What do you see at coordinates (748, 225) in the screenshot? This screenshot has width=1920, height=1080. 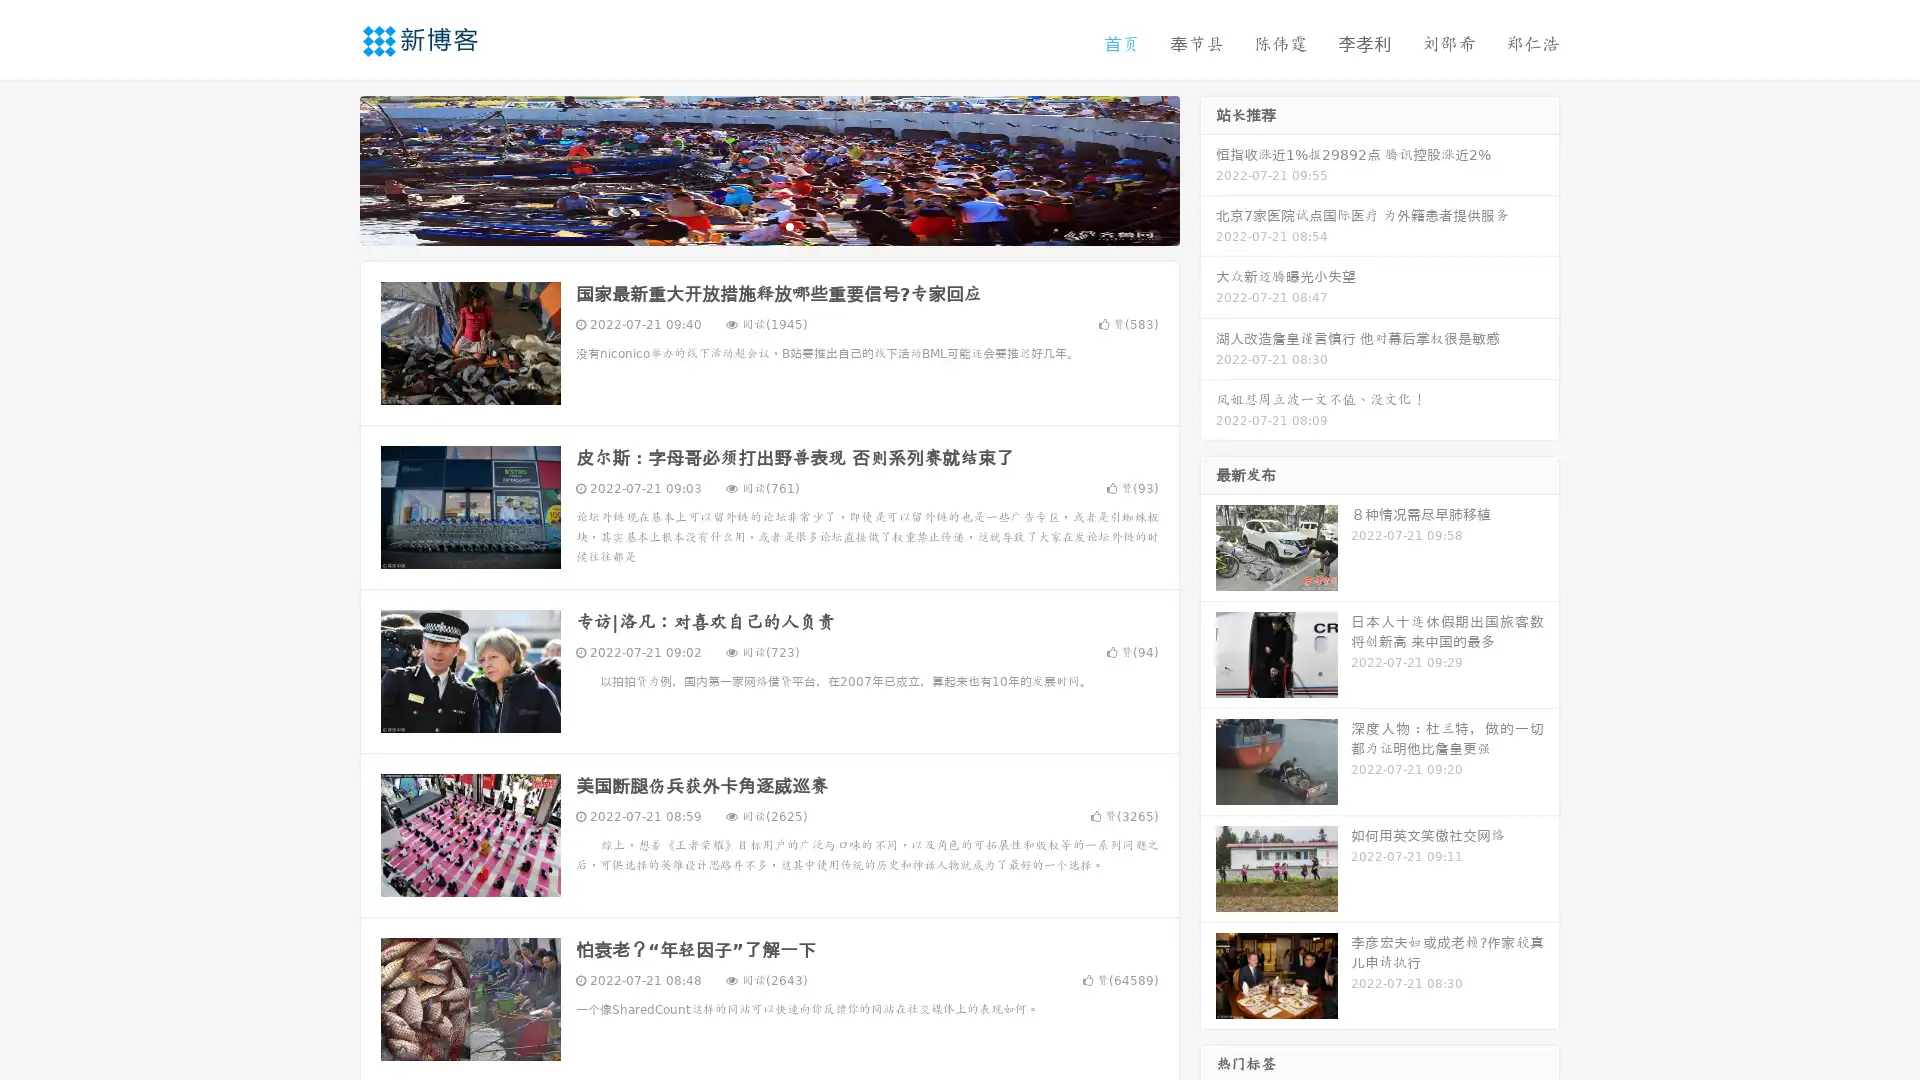 I see `Go to slide 1` at bounding box center [748, 225].